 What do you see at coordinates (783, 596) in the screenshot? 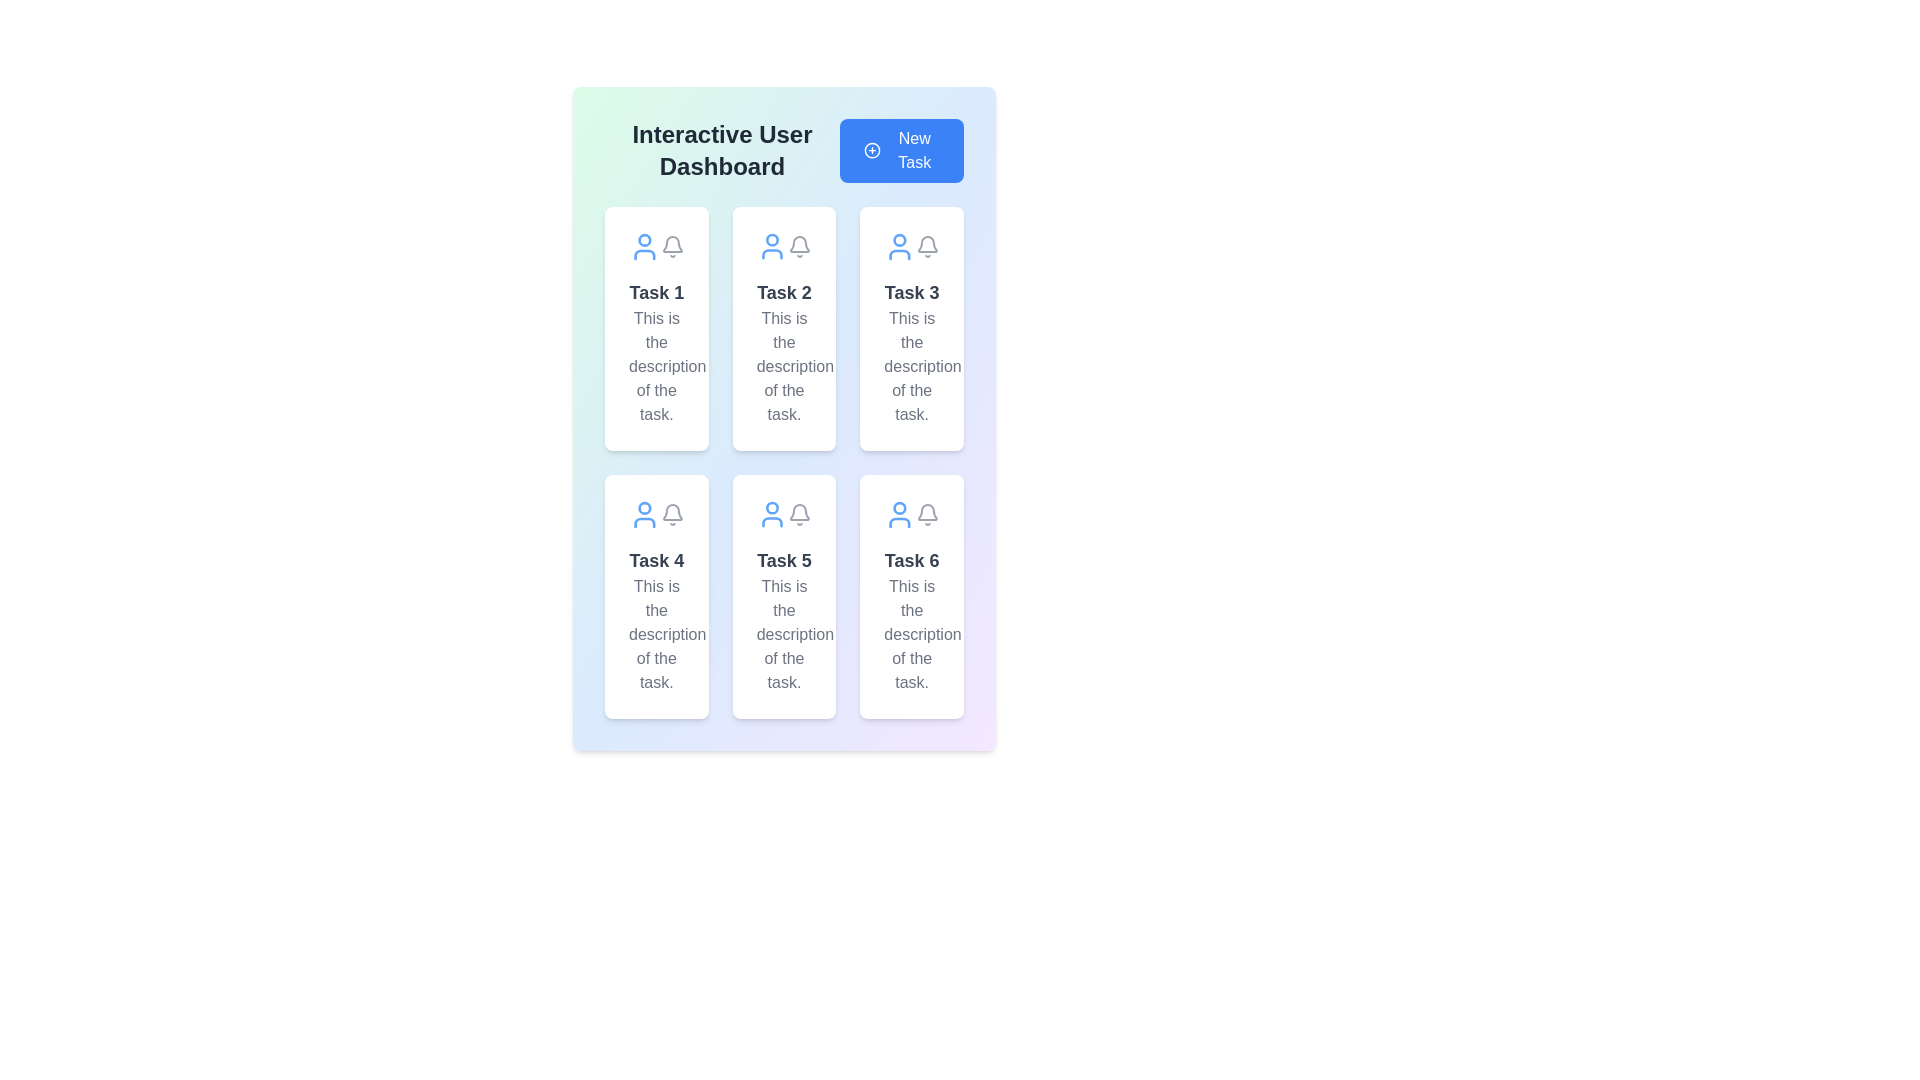
I see `the task representation card located in the second row, second column of the grid layout, which displays the task's title and description` at bounding box center [783, 596].